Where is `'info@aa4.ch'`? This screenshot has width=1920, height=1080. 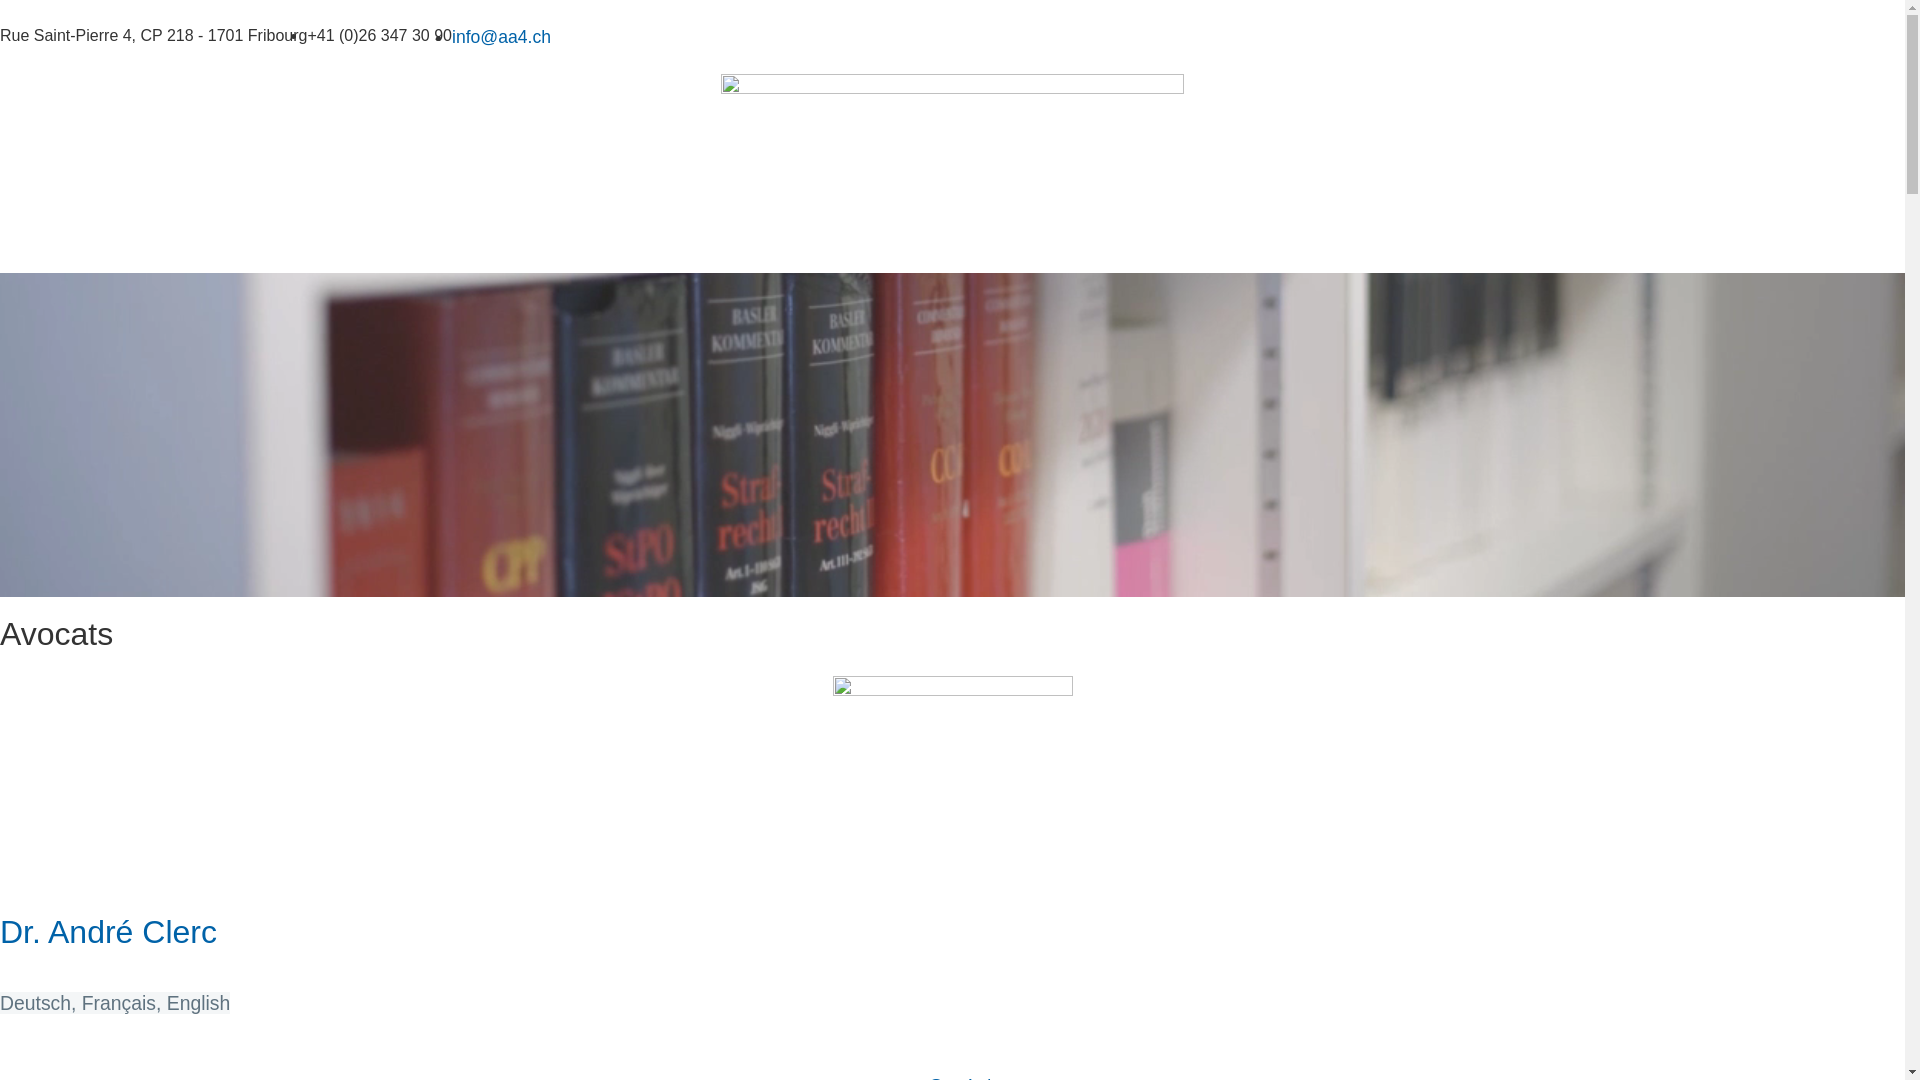
'info@aa4.ch' is located at coordinates (501, 37).